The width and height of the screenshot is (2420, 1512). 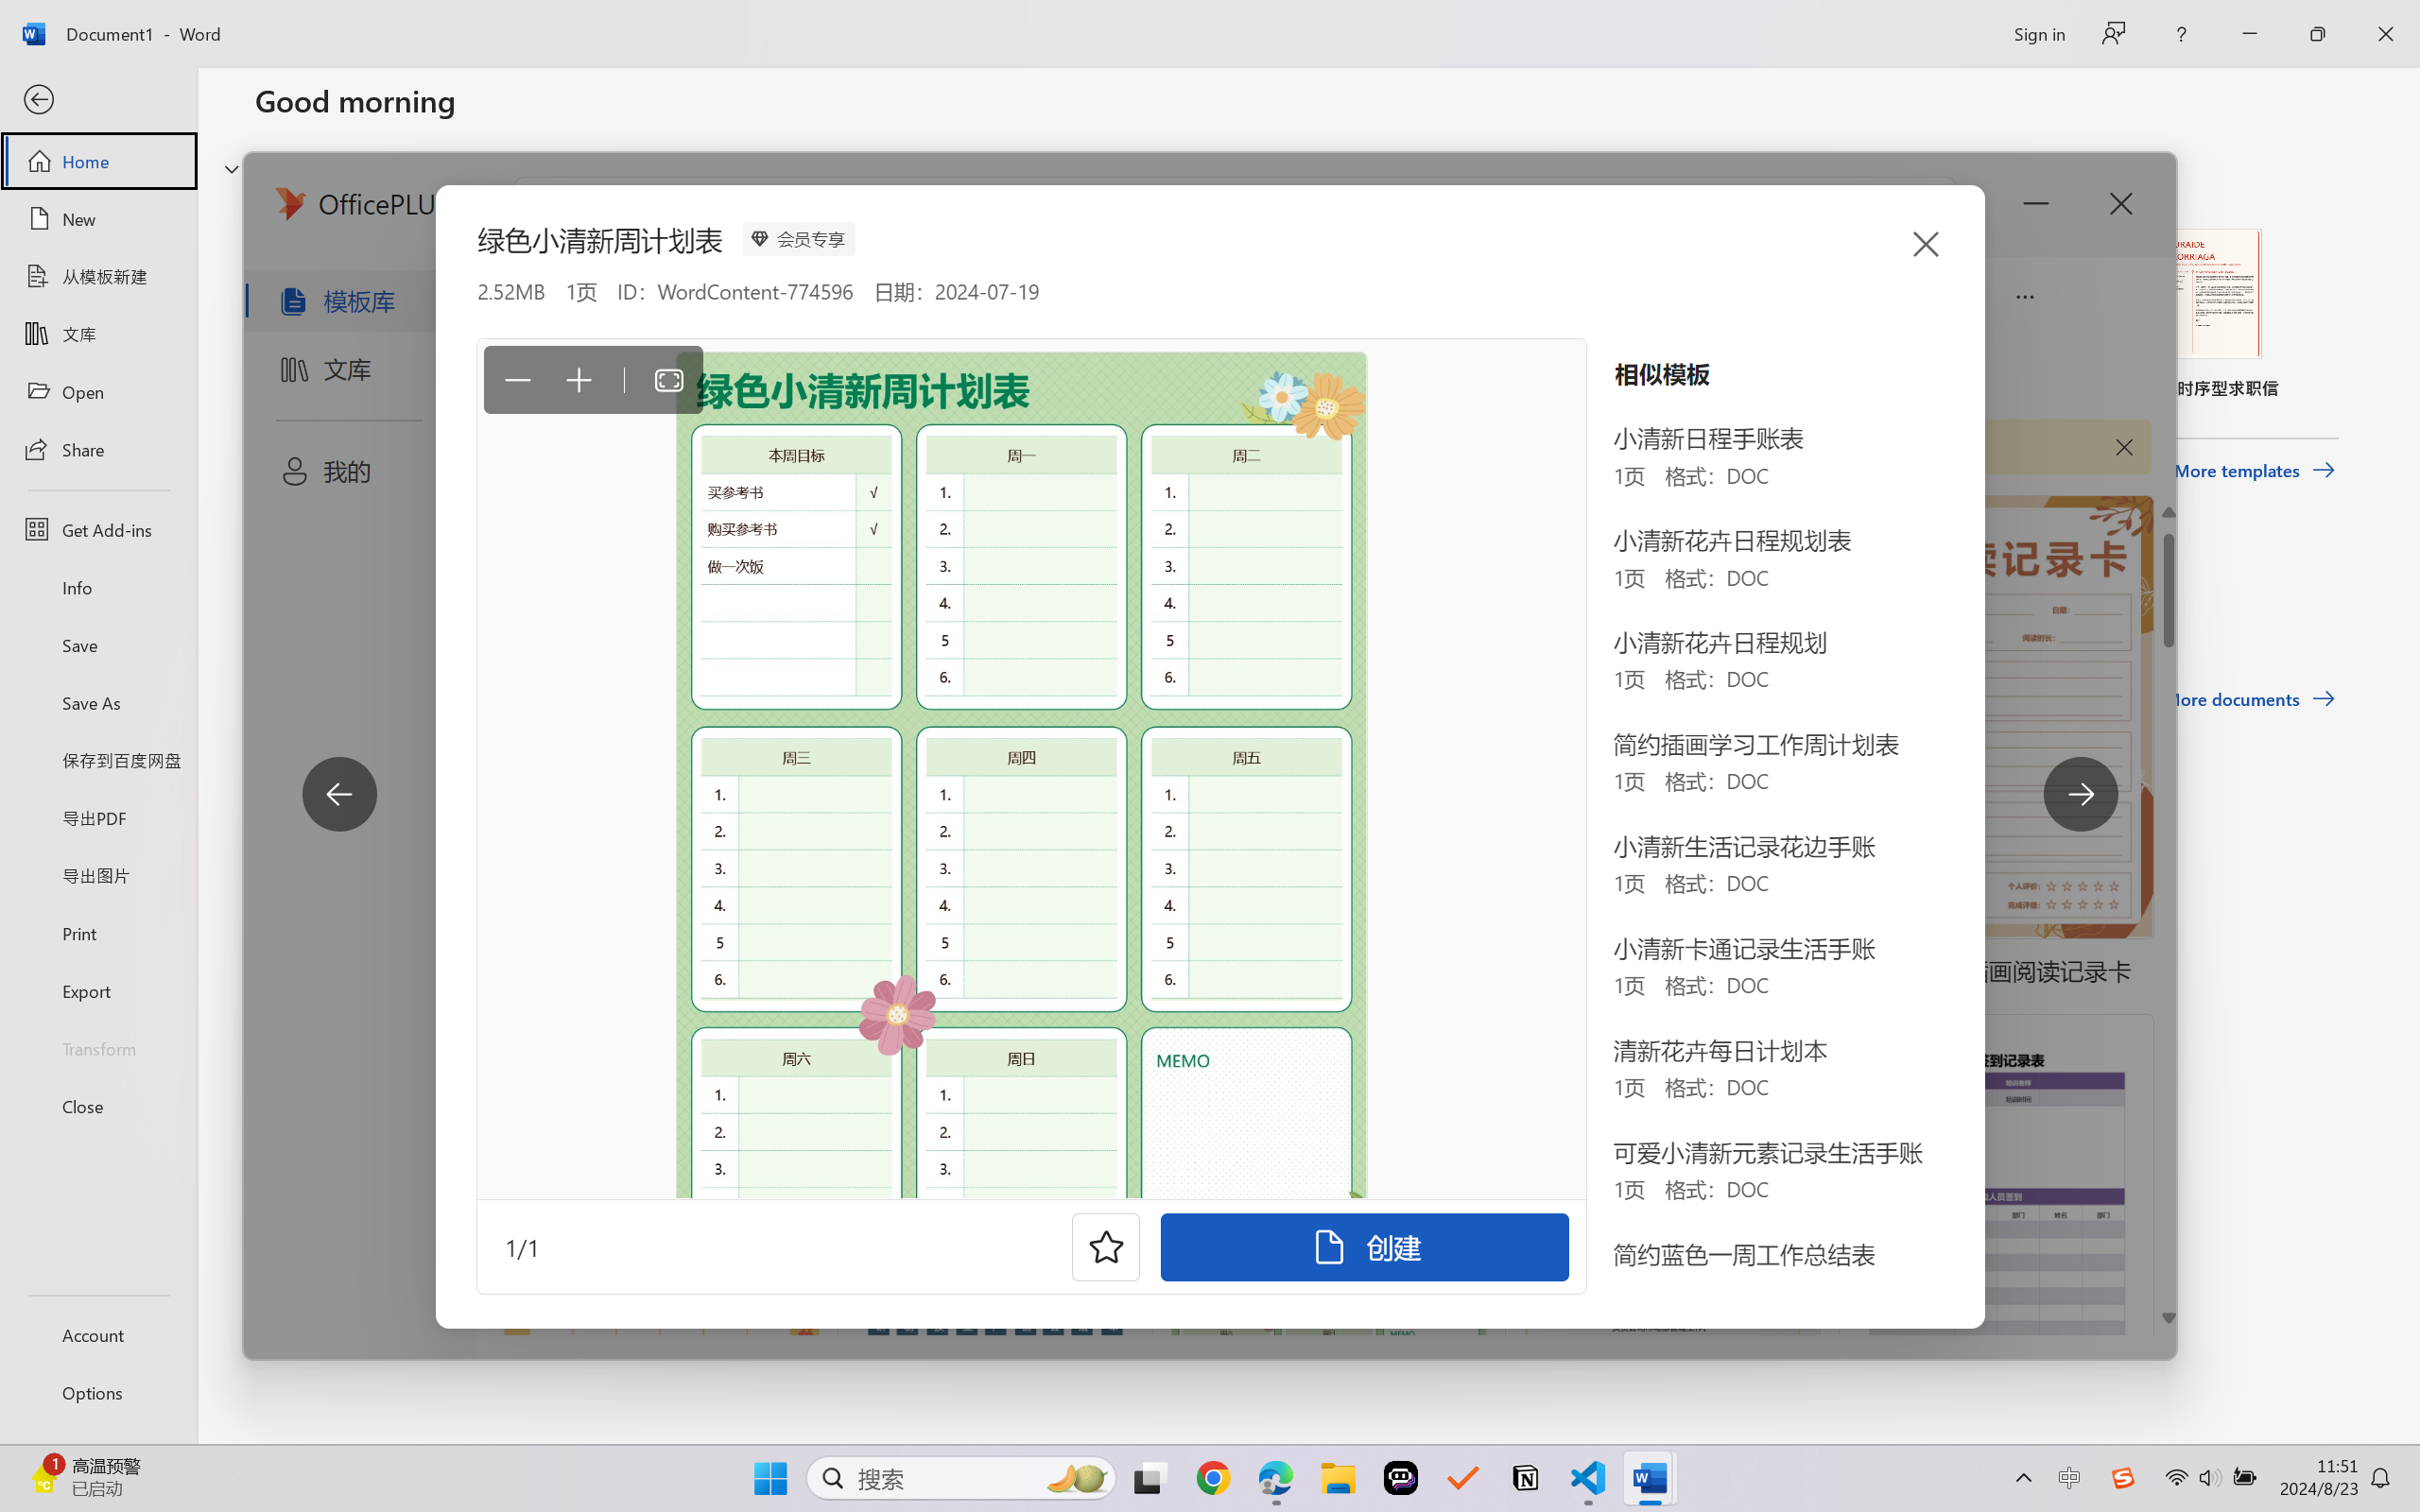 I want to click on 'Export', so click(x=97, y=989).